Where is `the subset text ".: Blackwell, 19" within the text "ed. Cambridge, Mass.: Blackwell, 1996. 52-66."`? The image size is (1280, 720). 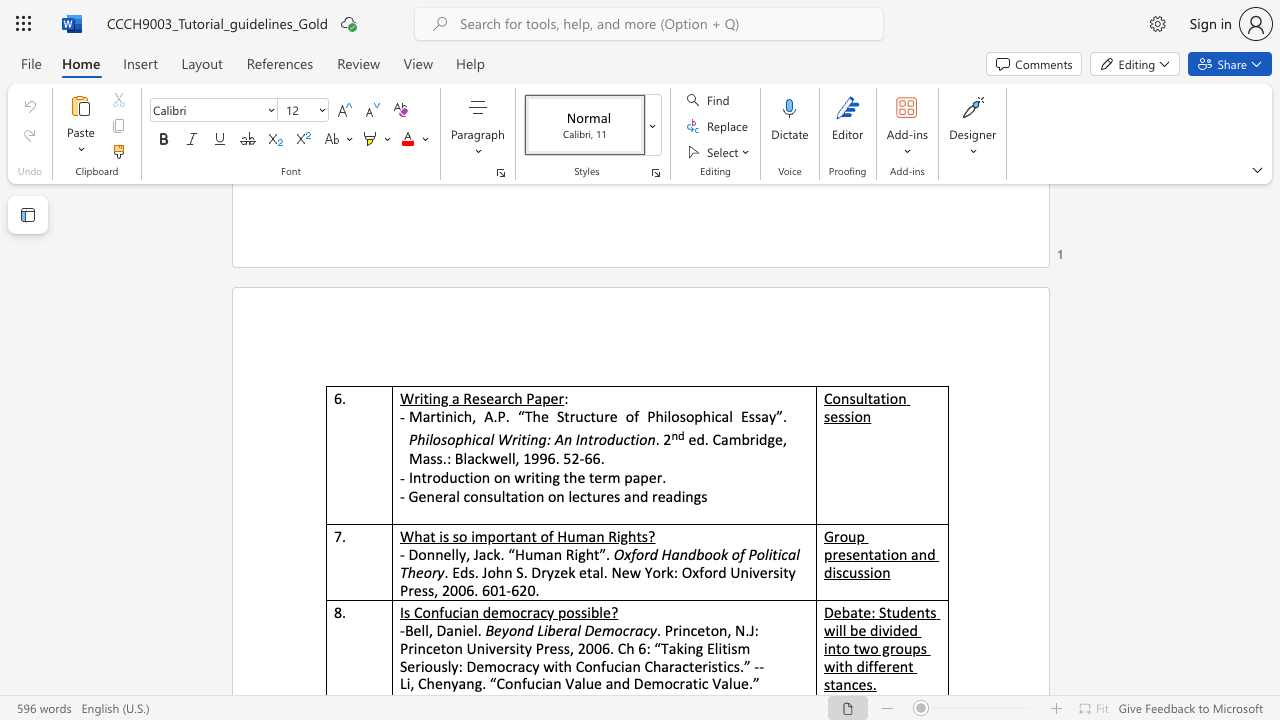
the subset text ".: Blackwell, 19" within the text "ed. Cambridge, Mass.: Blackwell, 1996. 52-66." is located at coordinates (441, 458).